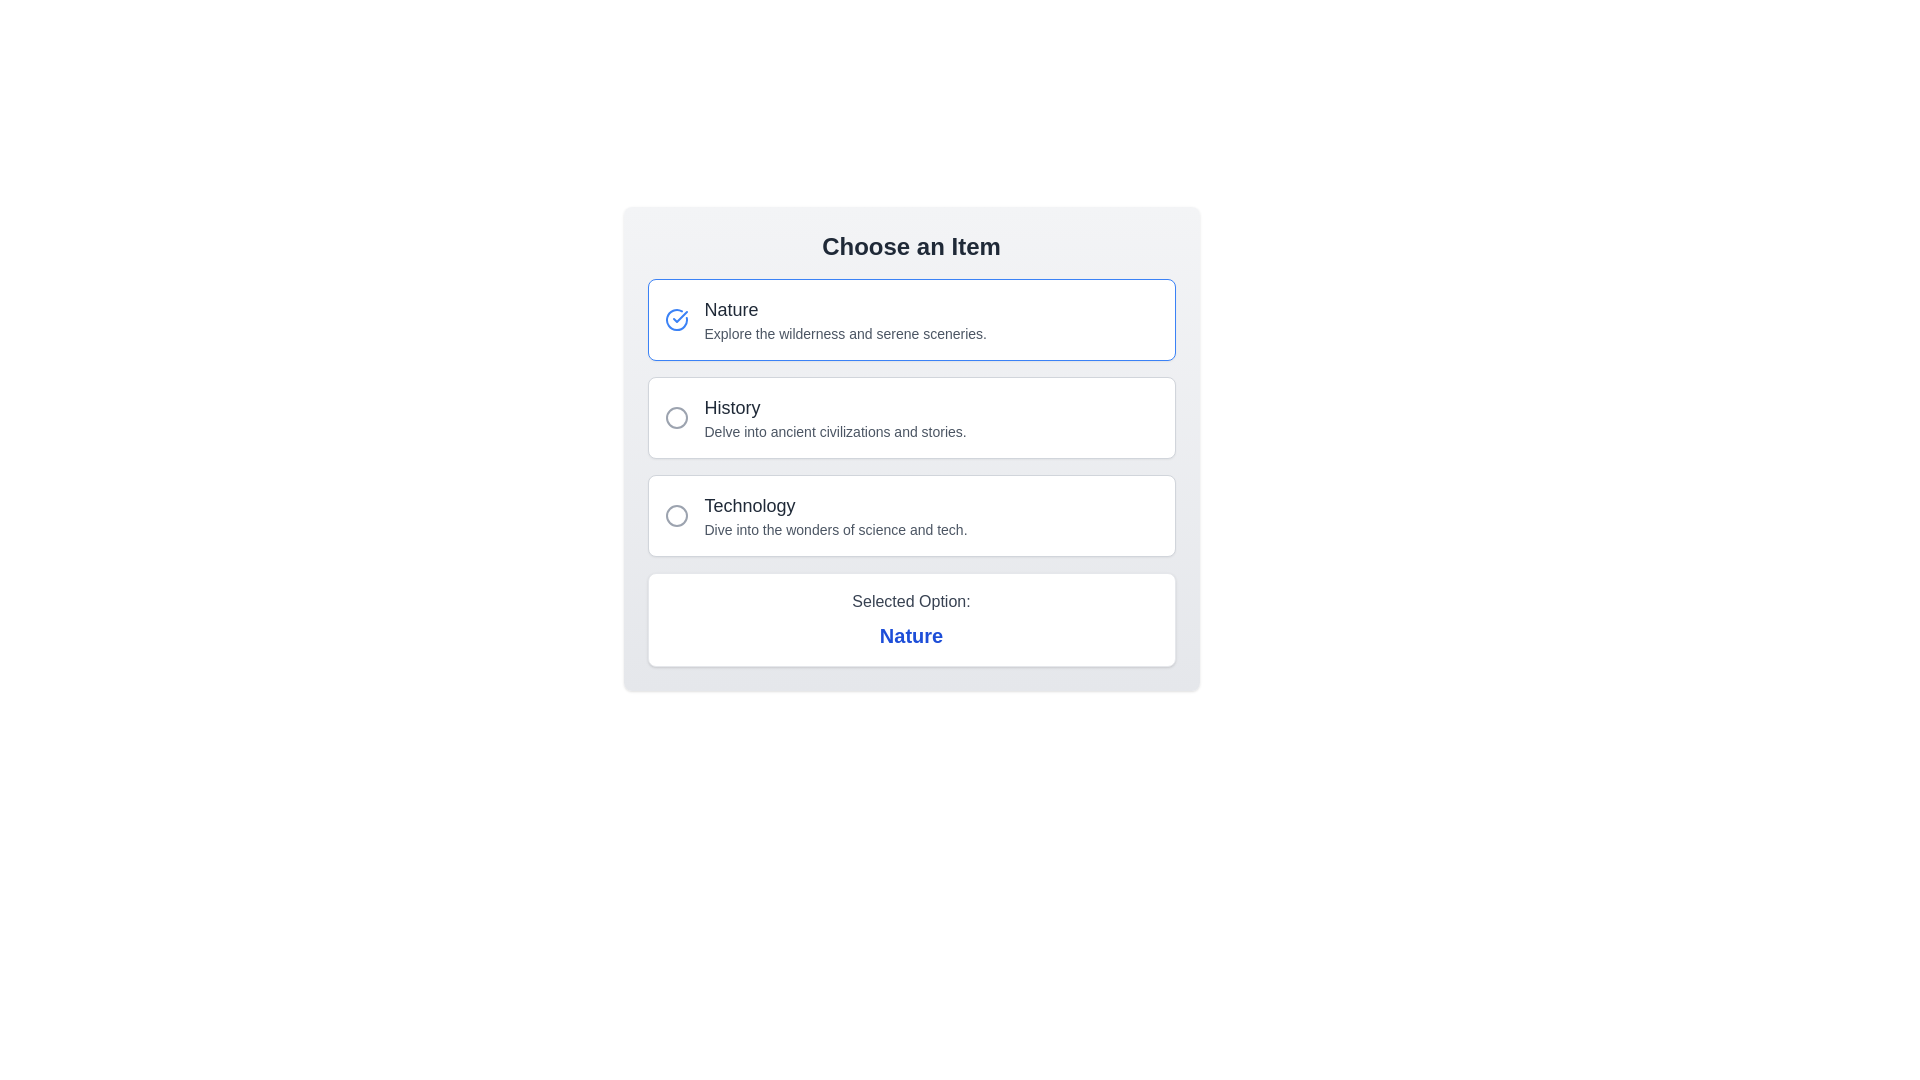 This screenshot has height=1080, width=1920. Describe the element at coordinates (676, 319) in the screenshot. I see `the upper-left segment of the circular outline in the blue-highlighted checkmark icon, which signifies selection or success, located to the left of the 'Nature' label in the first item of the list` at that location.